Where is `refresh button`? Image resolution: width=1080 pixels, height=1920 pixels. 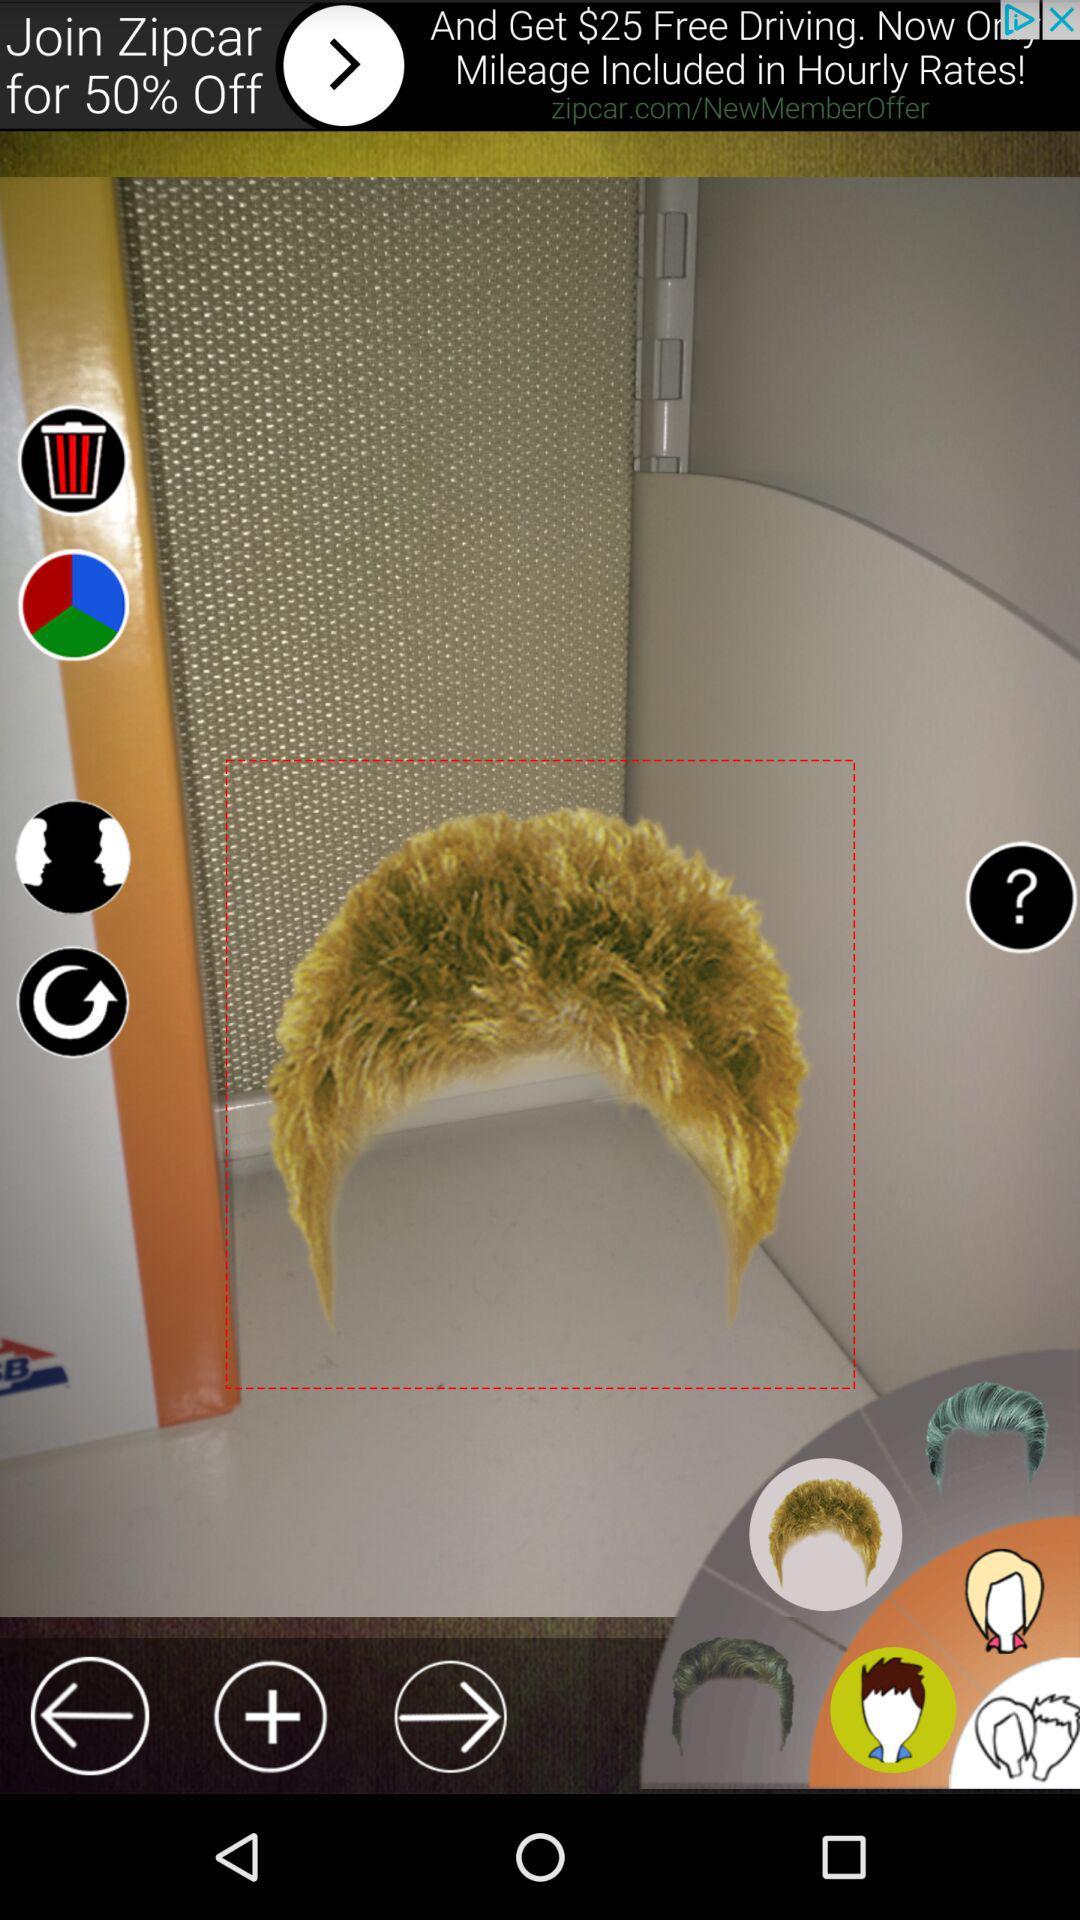 refresh button is located at coordinates (71, 1002).